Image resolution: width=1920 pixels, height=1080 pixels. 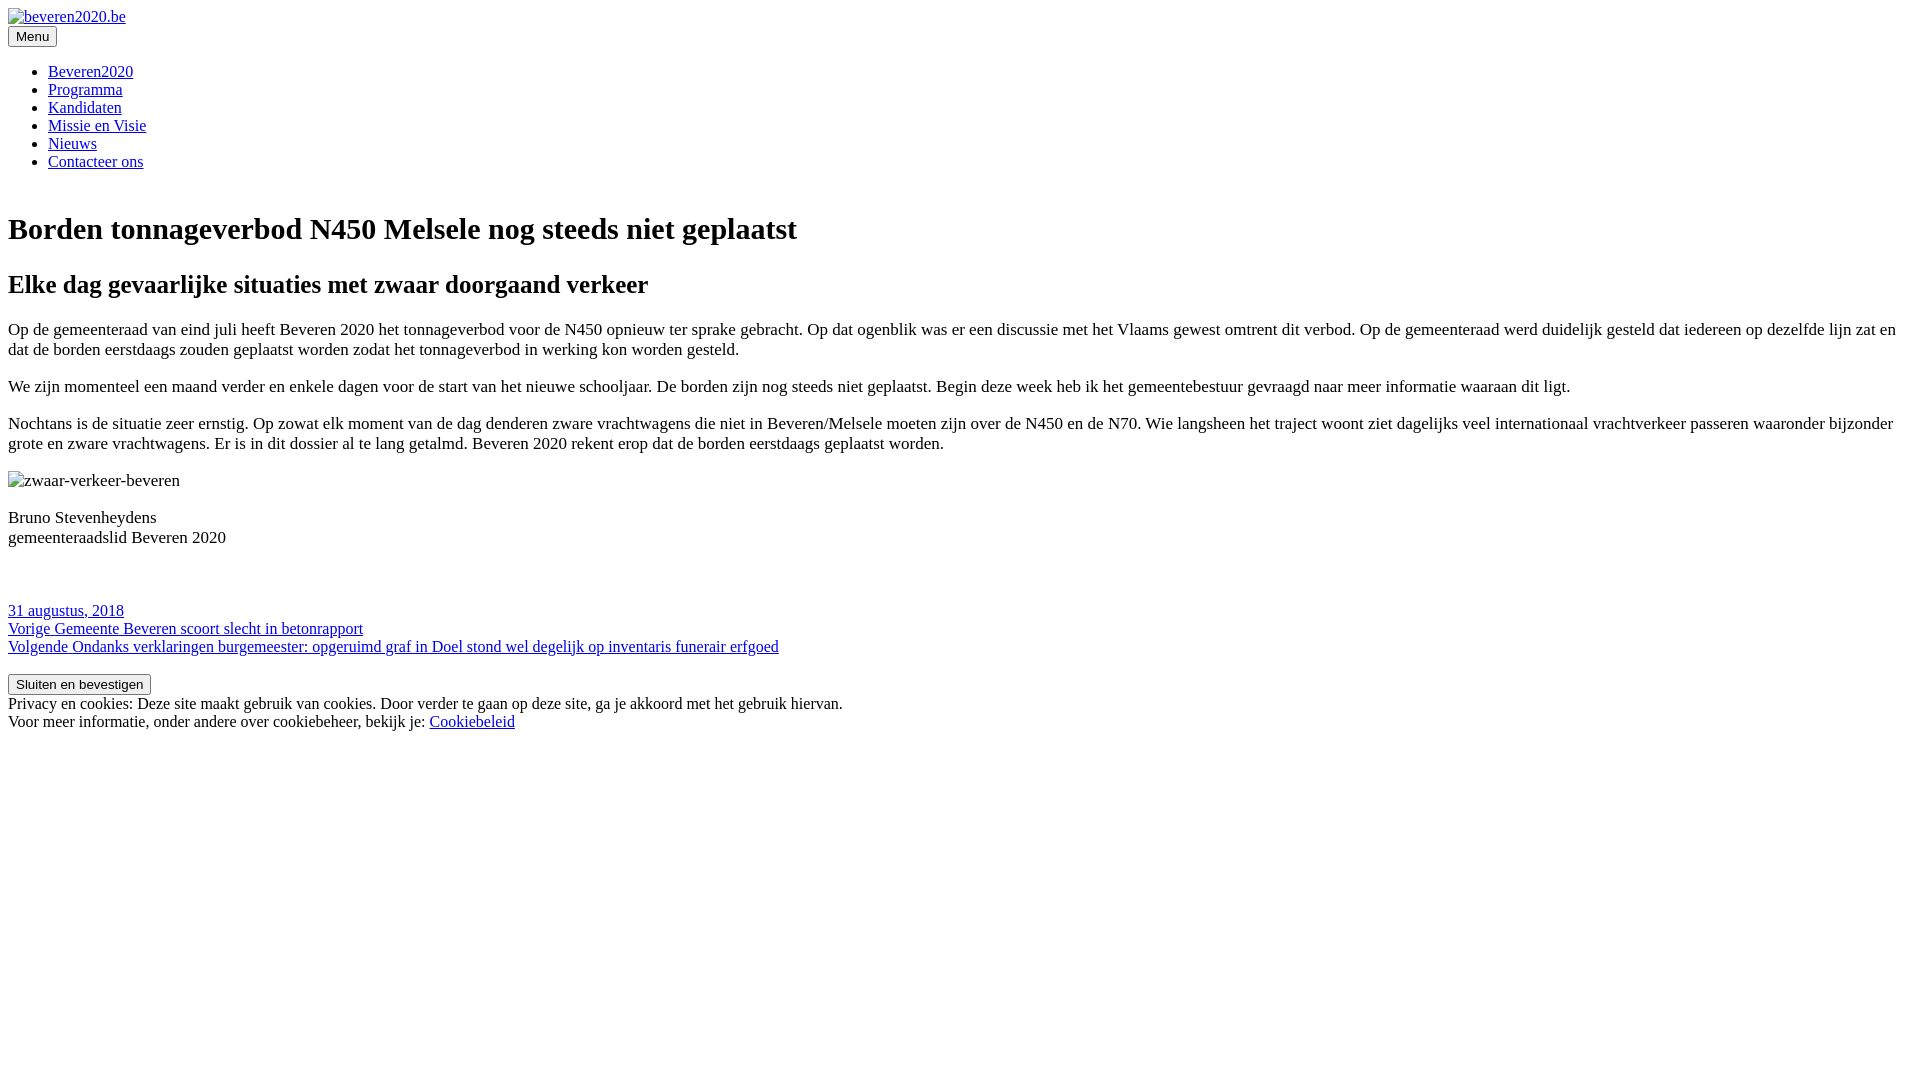 I want to click on 'Missie en Visie', so click(x=95, y=125).